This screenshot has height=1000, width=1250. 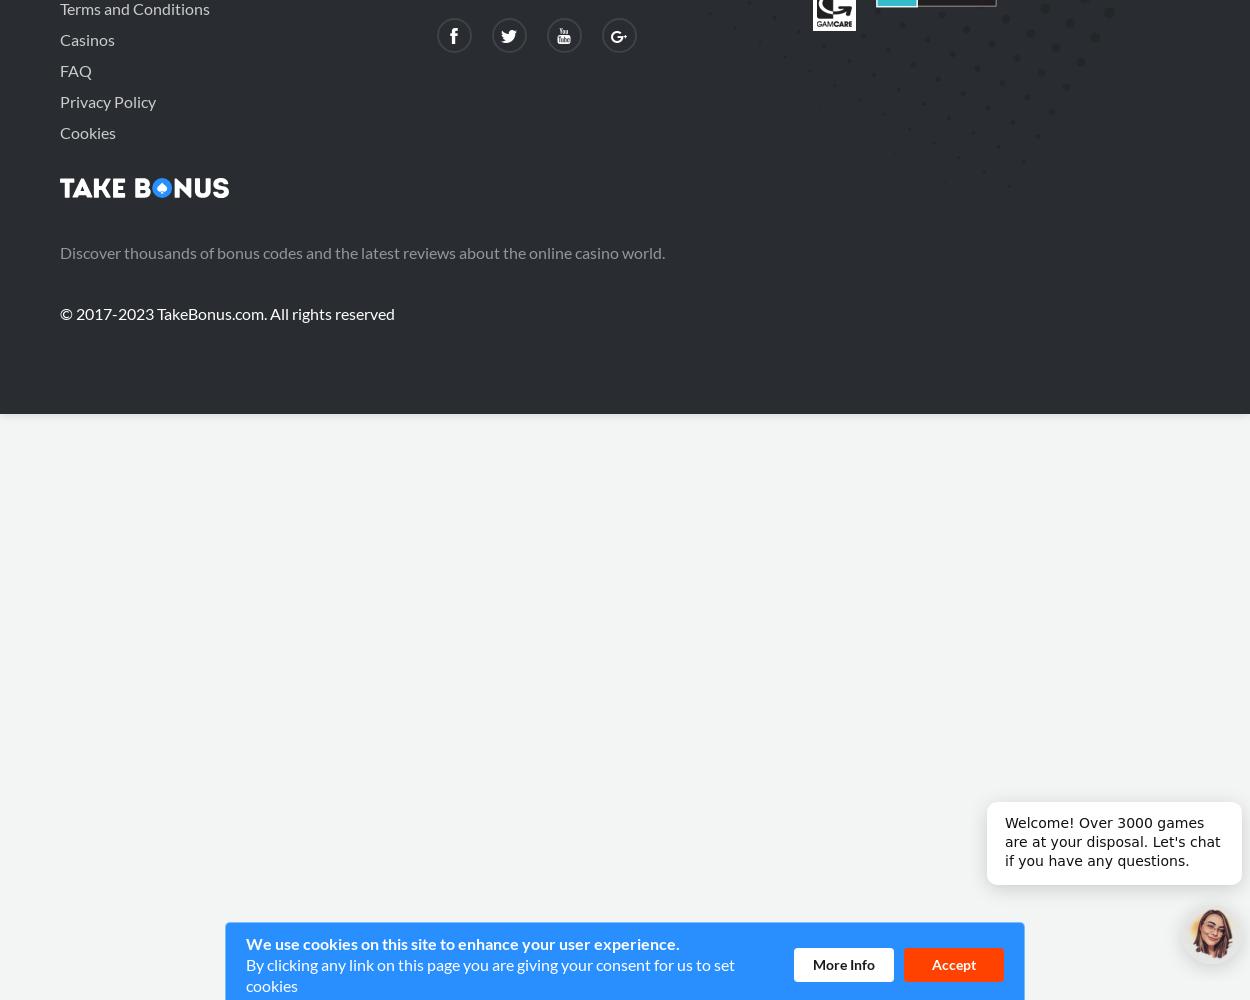 I want to click on 'Casinos', so click(x=86, y=39).